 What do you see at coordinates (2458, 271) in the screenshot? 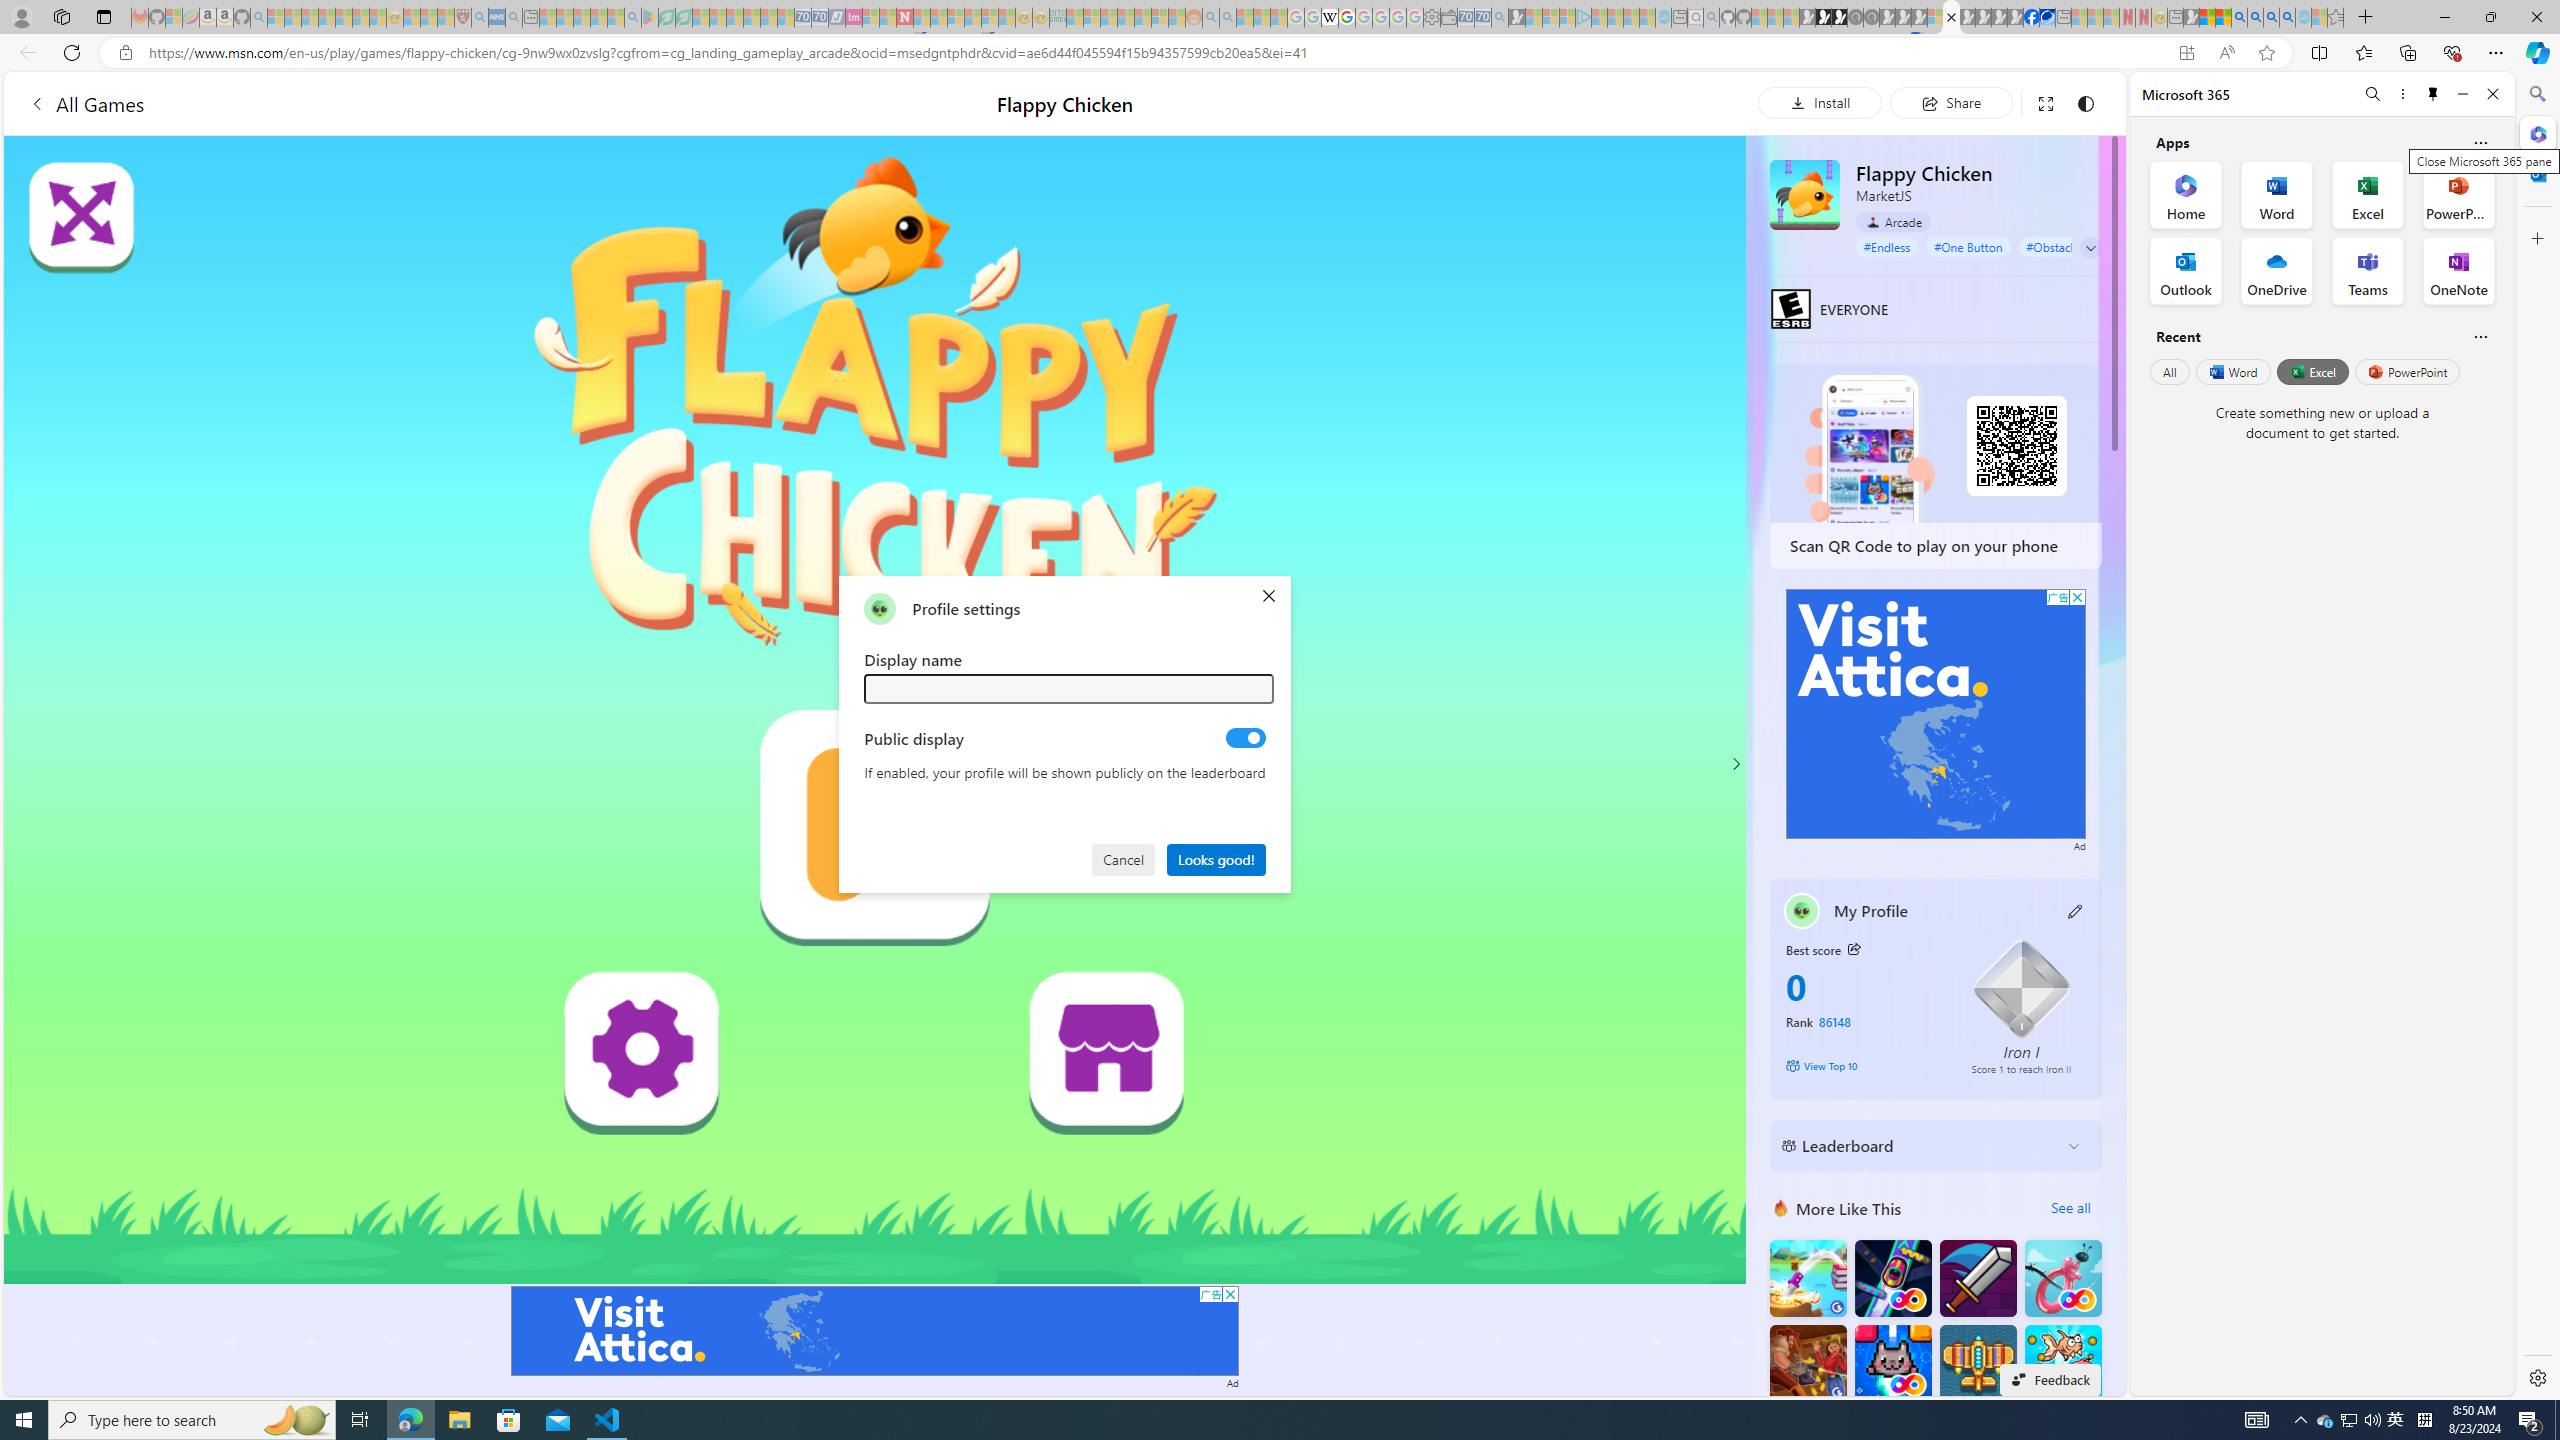
I see `'OneNote Office App'` at bounding box center [2458, 271].